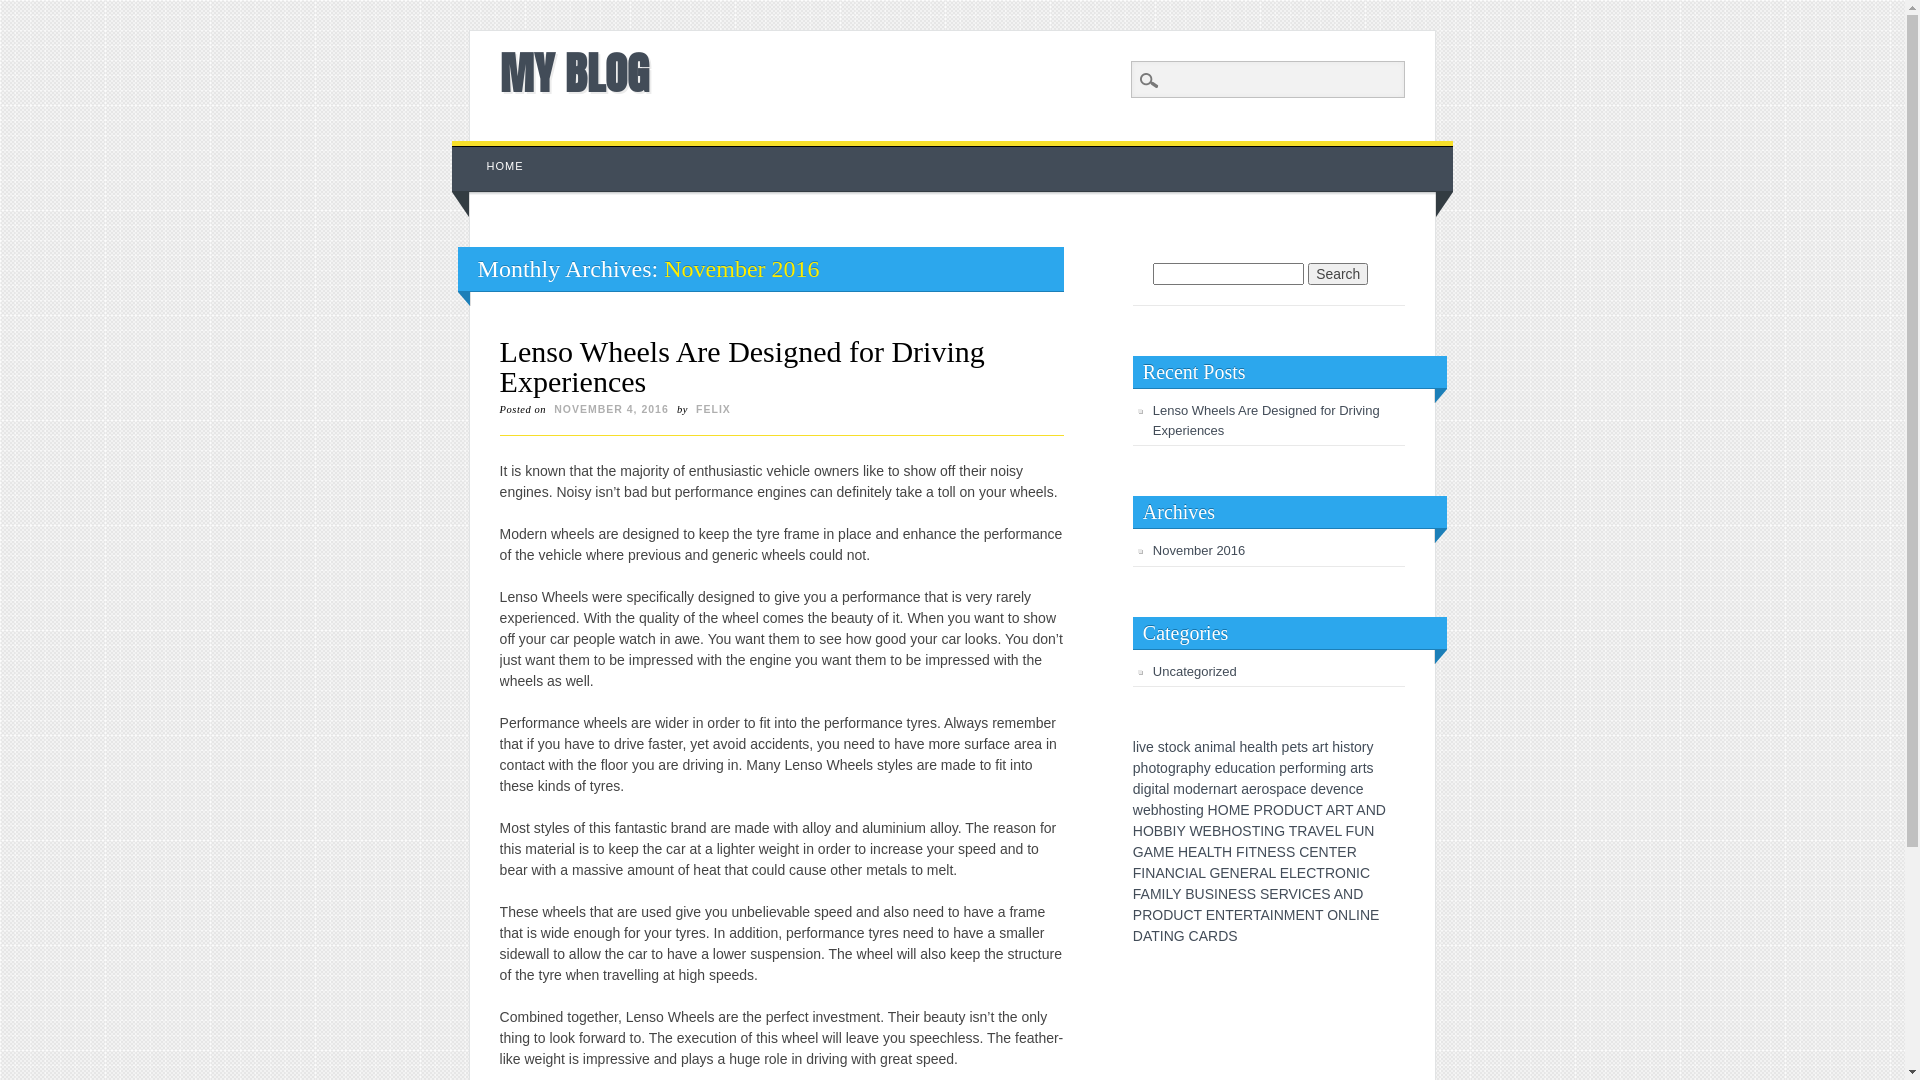 This screenshot has width=1920, height=1080. Describe the element at coordinates (1348, 810) in the screenshot. I see `'T'` at that location.